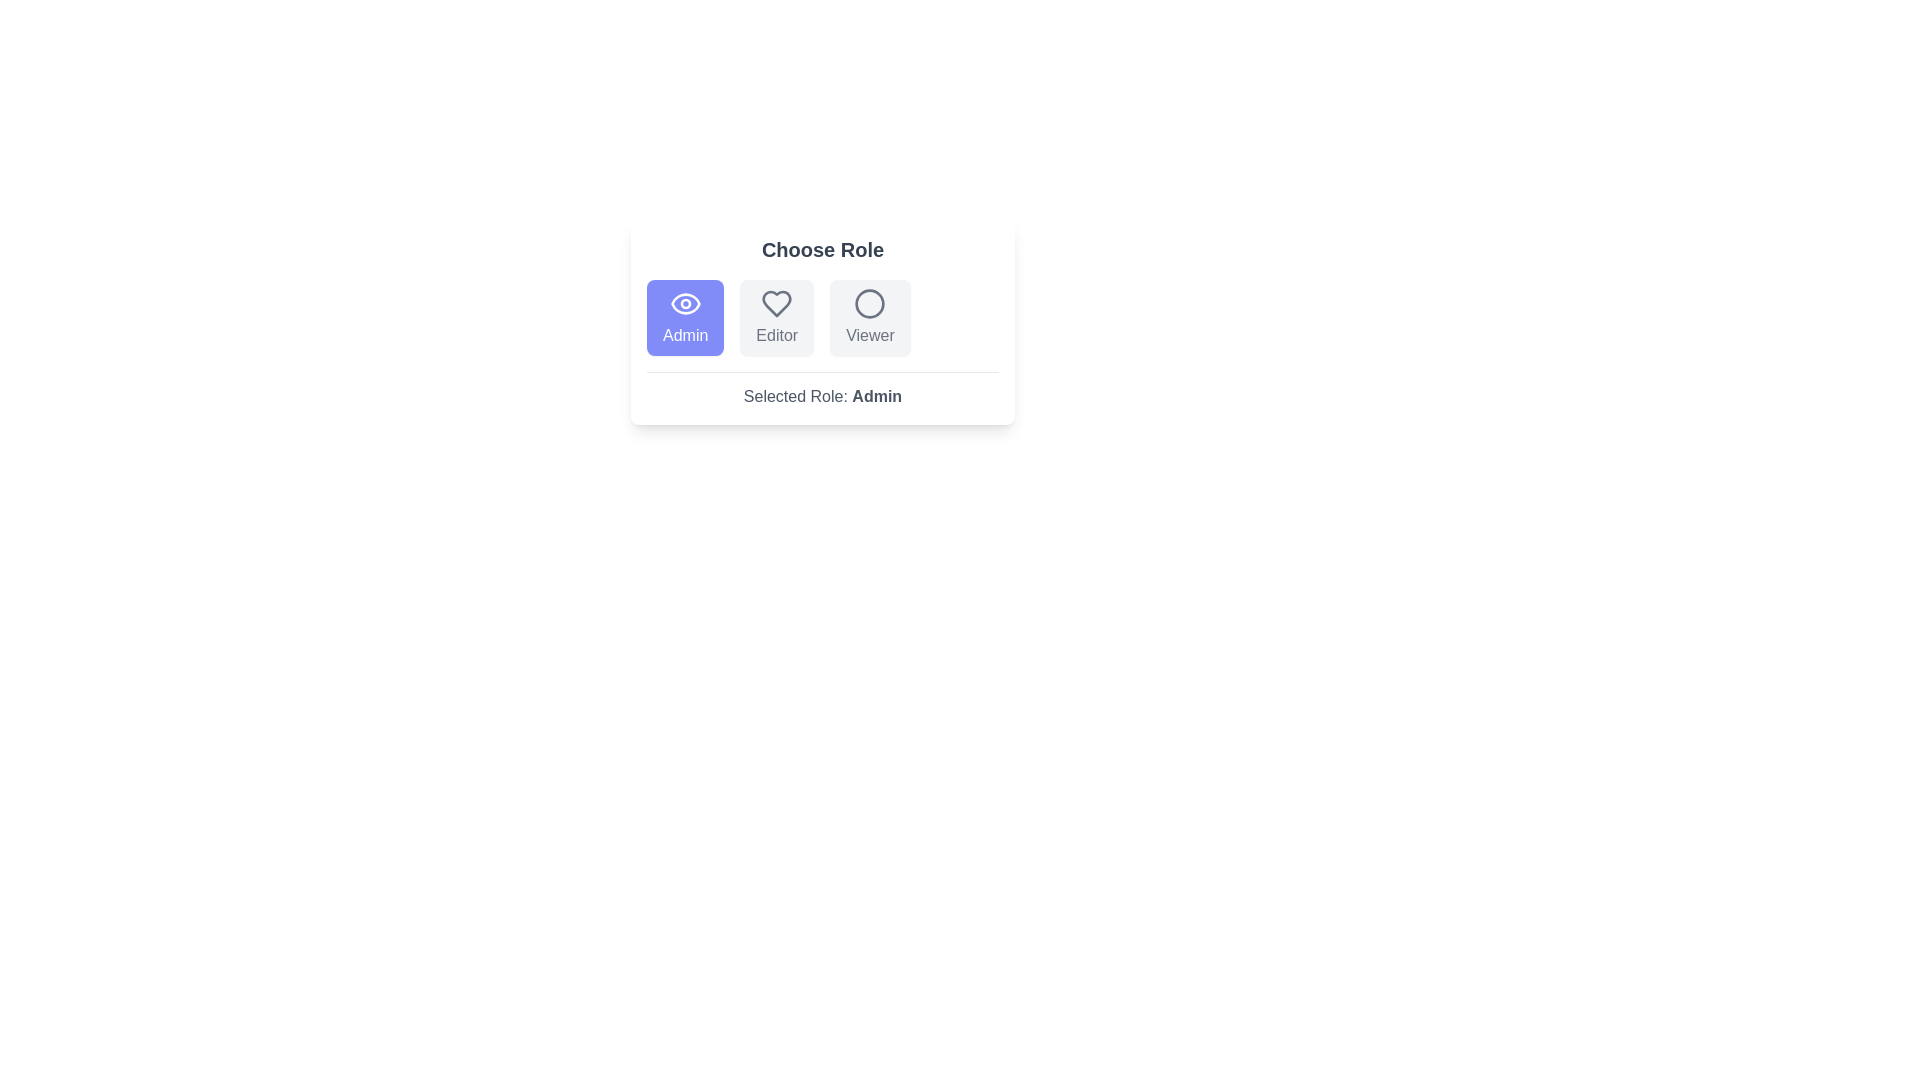  What do you see at coordinates (870, 316) in the screenshot?
I see `the 'Viewer' button` at bounding box center [870, 316].